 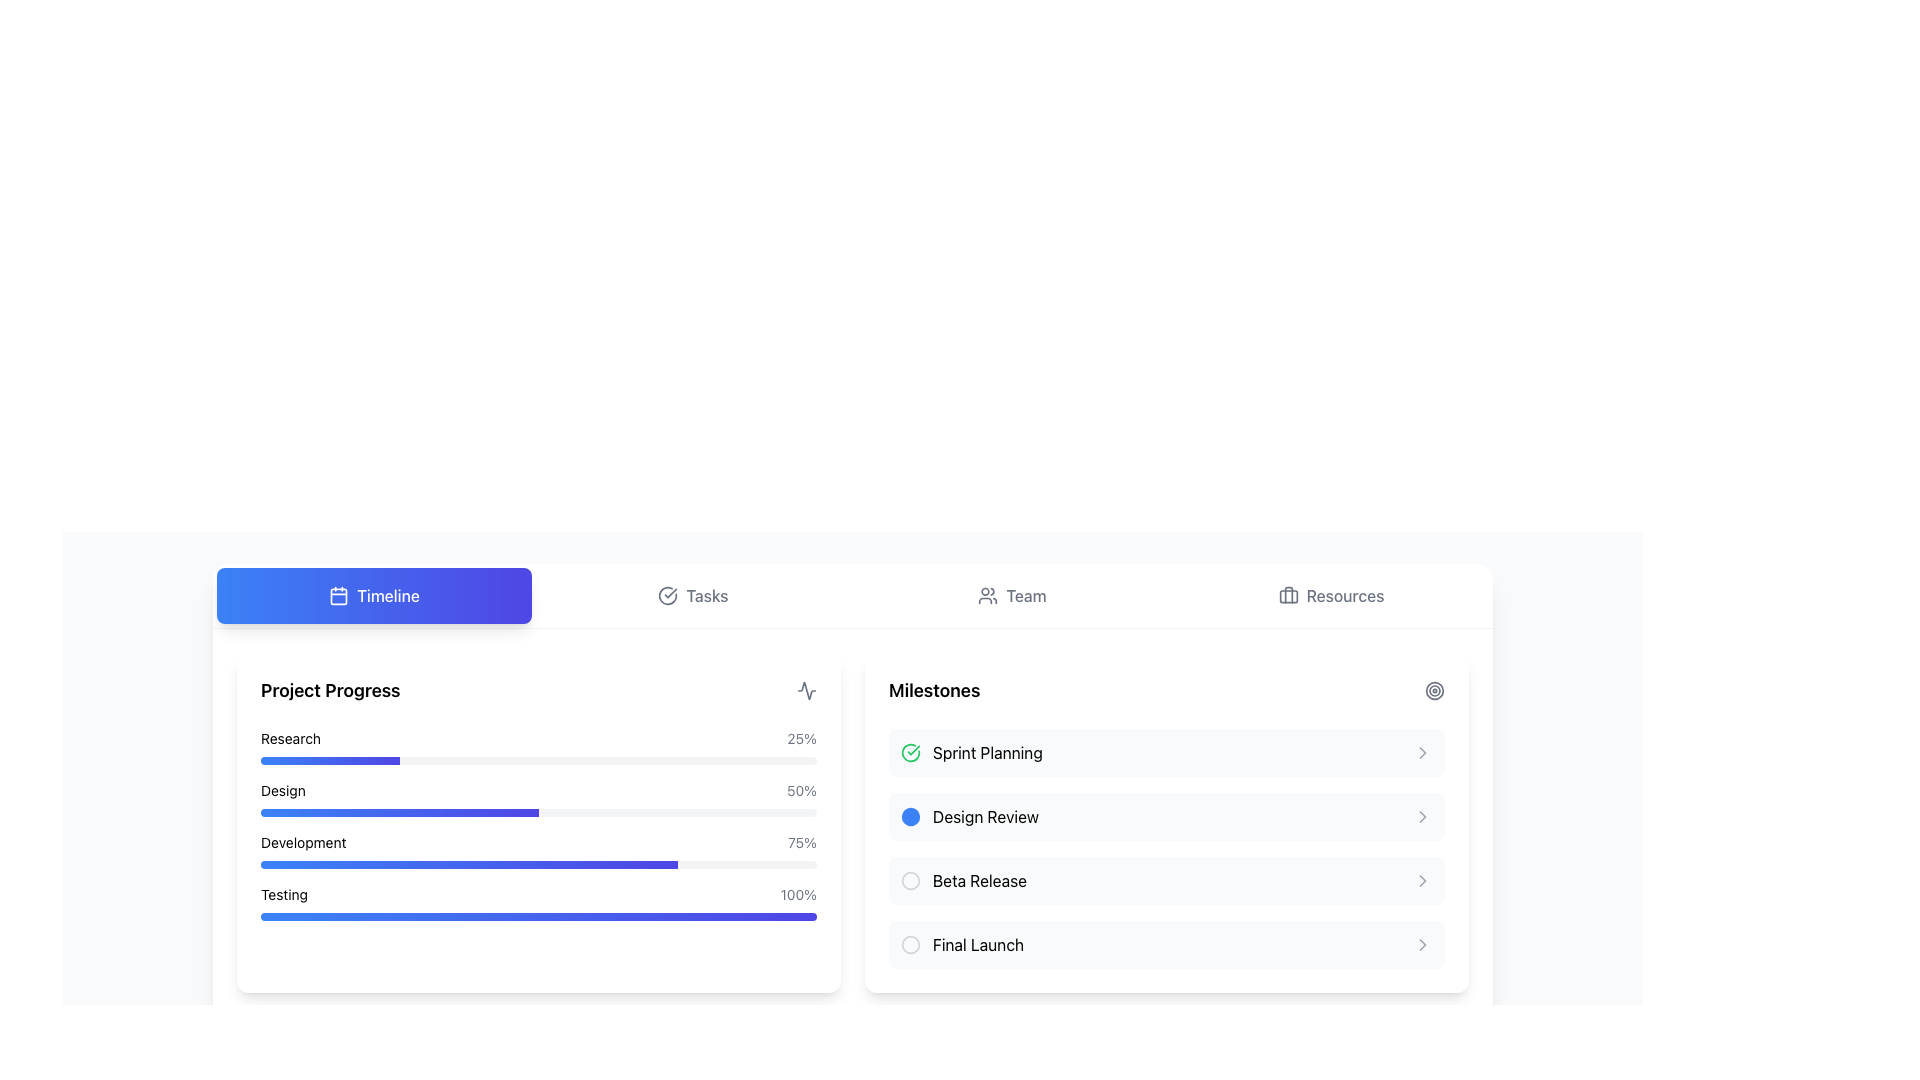 I want to click on the progress bar segment representing the completion status of the 'Development' task, which indicates 75% completion in the 'Project Progress' section, so click(x=468, y=863).